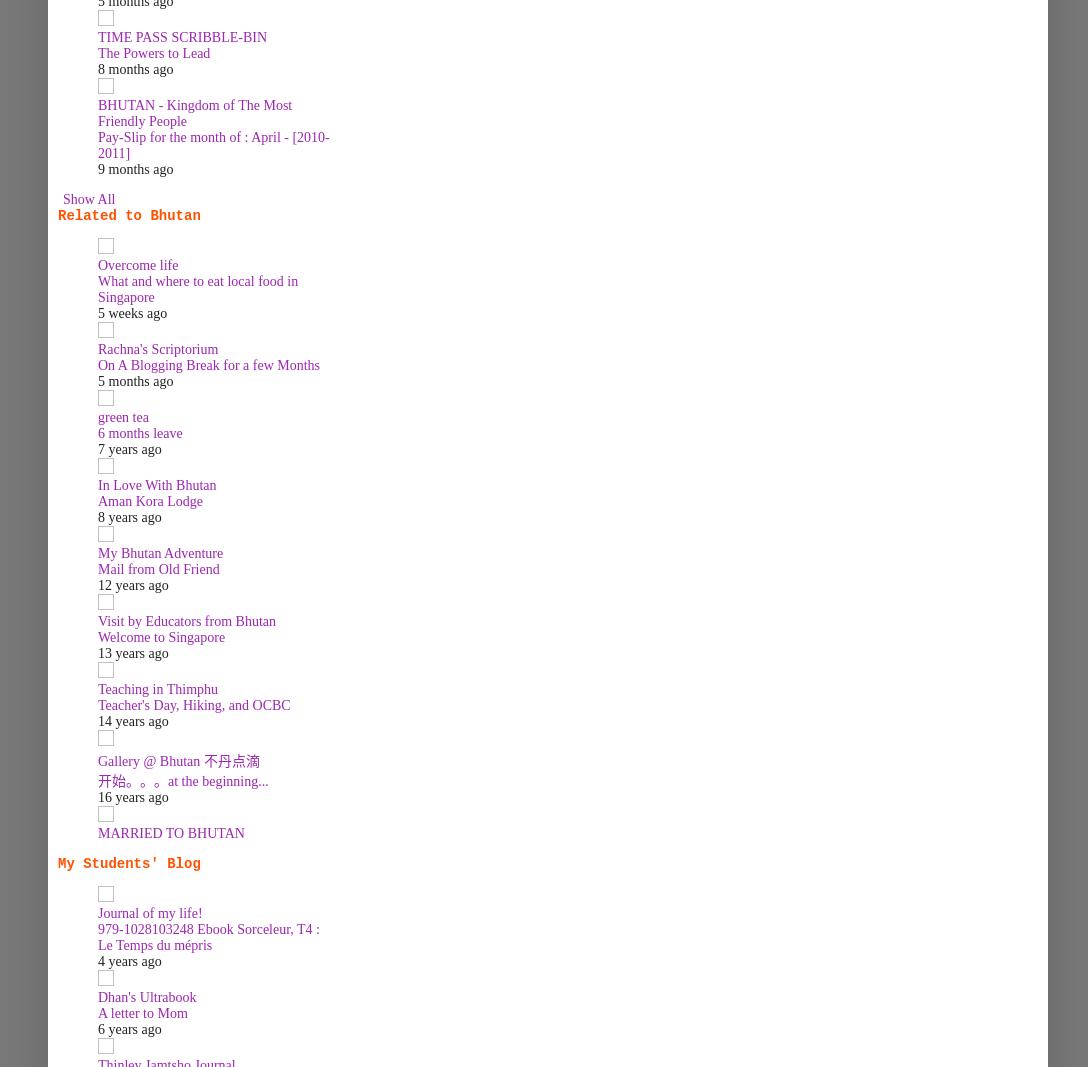 This screenshot has height=1067, width=1088. What do you see at coordinates (132, 313) in the screenshot?
I see `'5 weeks ago'` at bounding box center [132, 313].